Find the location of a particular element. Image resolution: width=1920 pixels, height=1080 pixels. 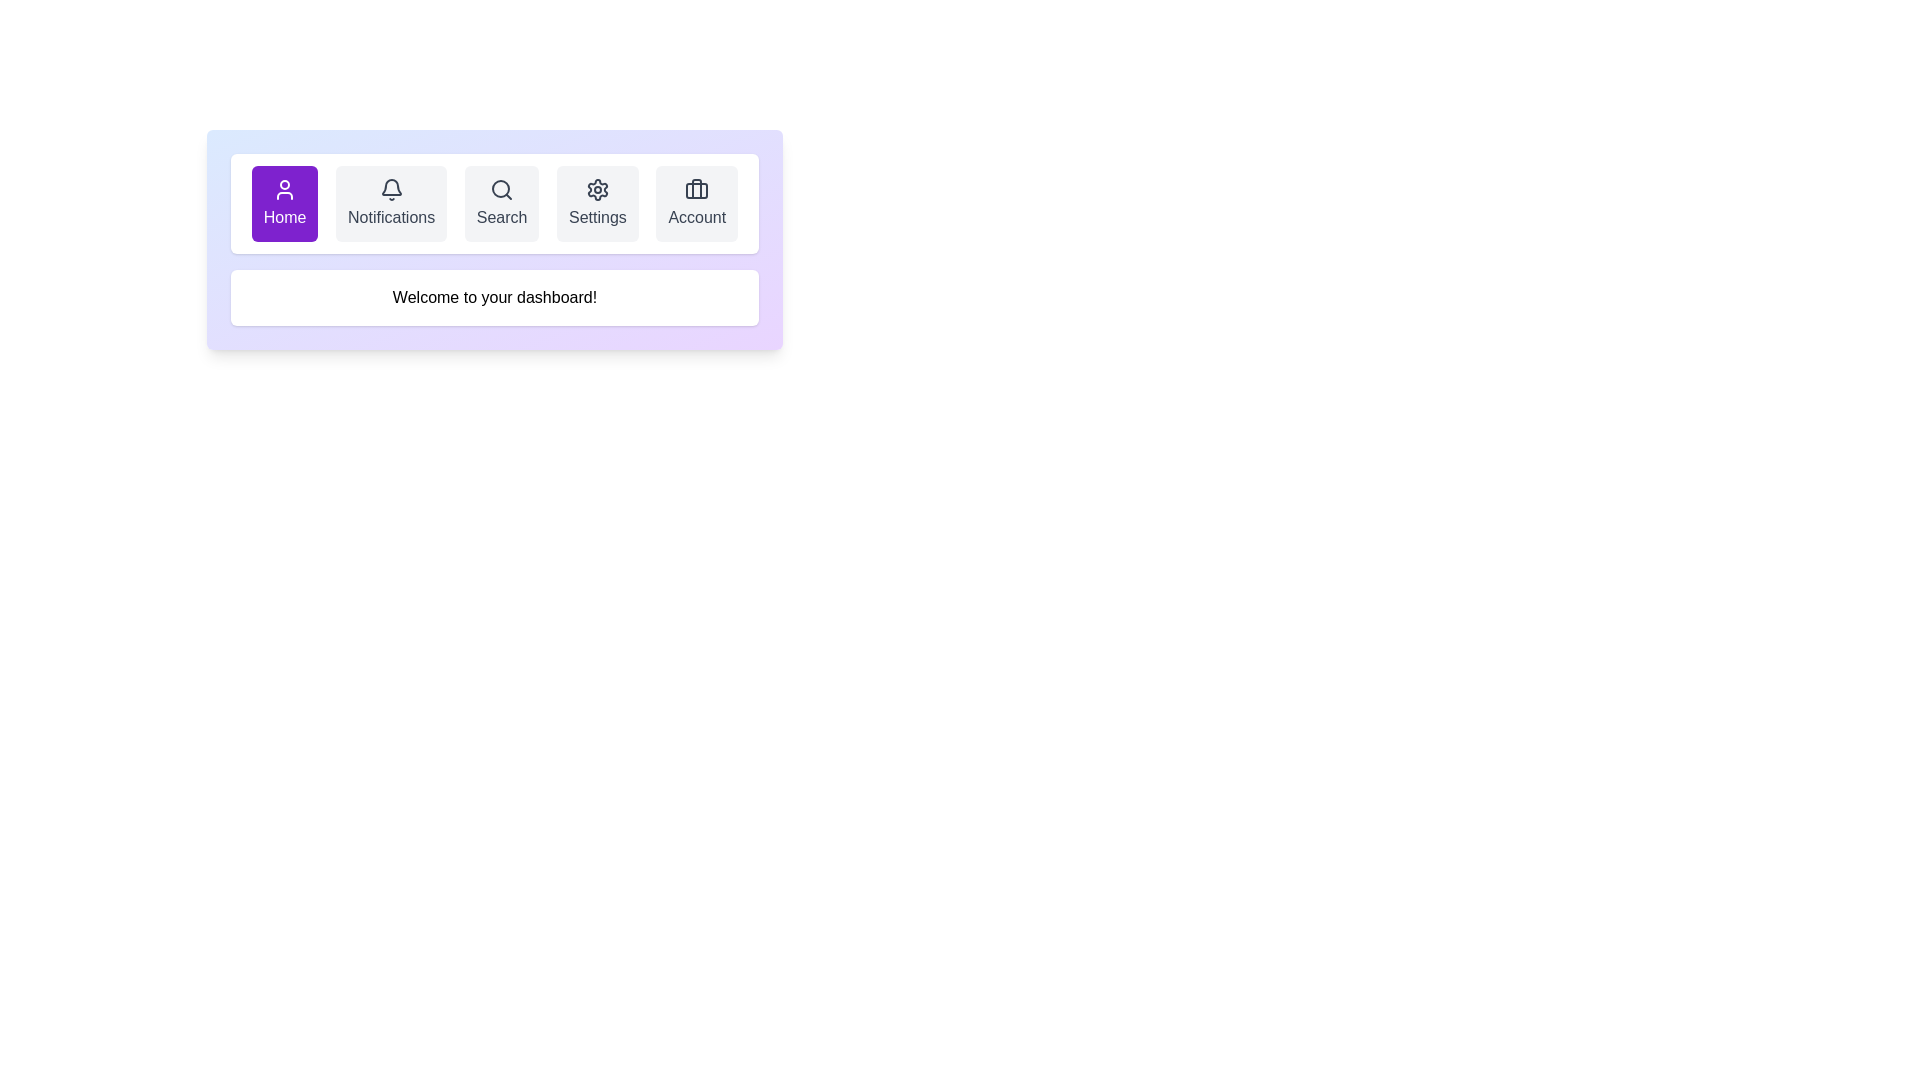

the suitcase icon located centrally above the 'Account' text label in the horizontal navigation bar is located at coordinates (696, 189).